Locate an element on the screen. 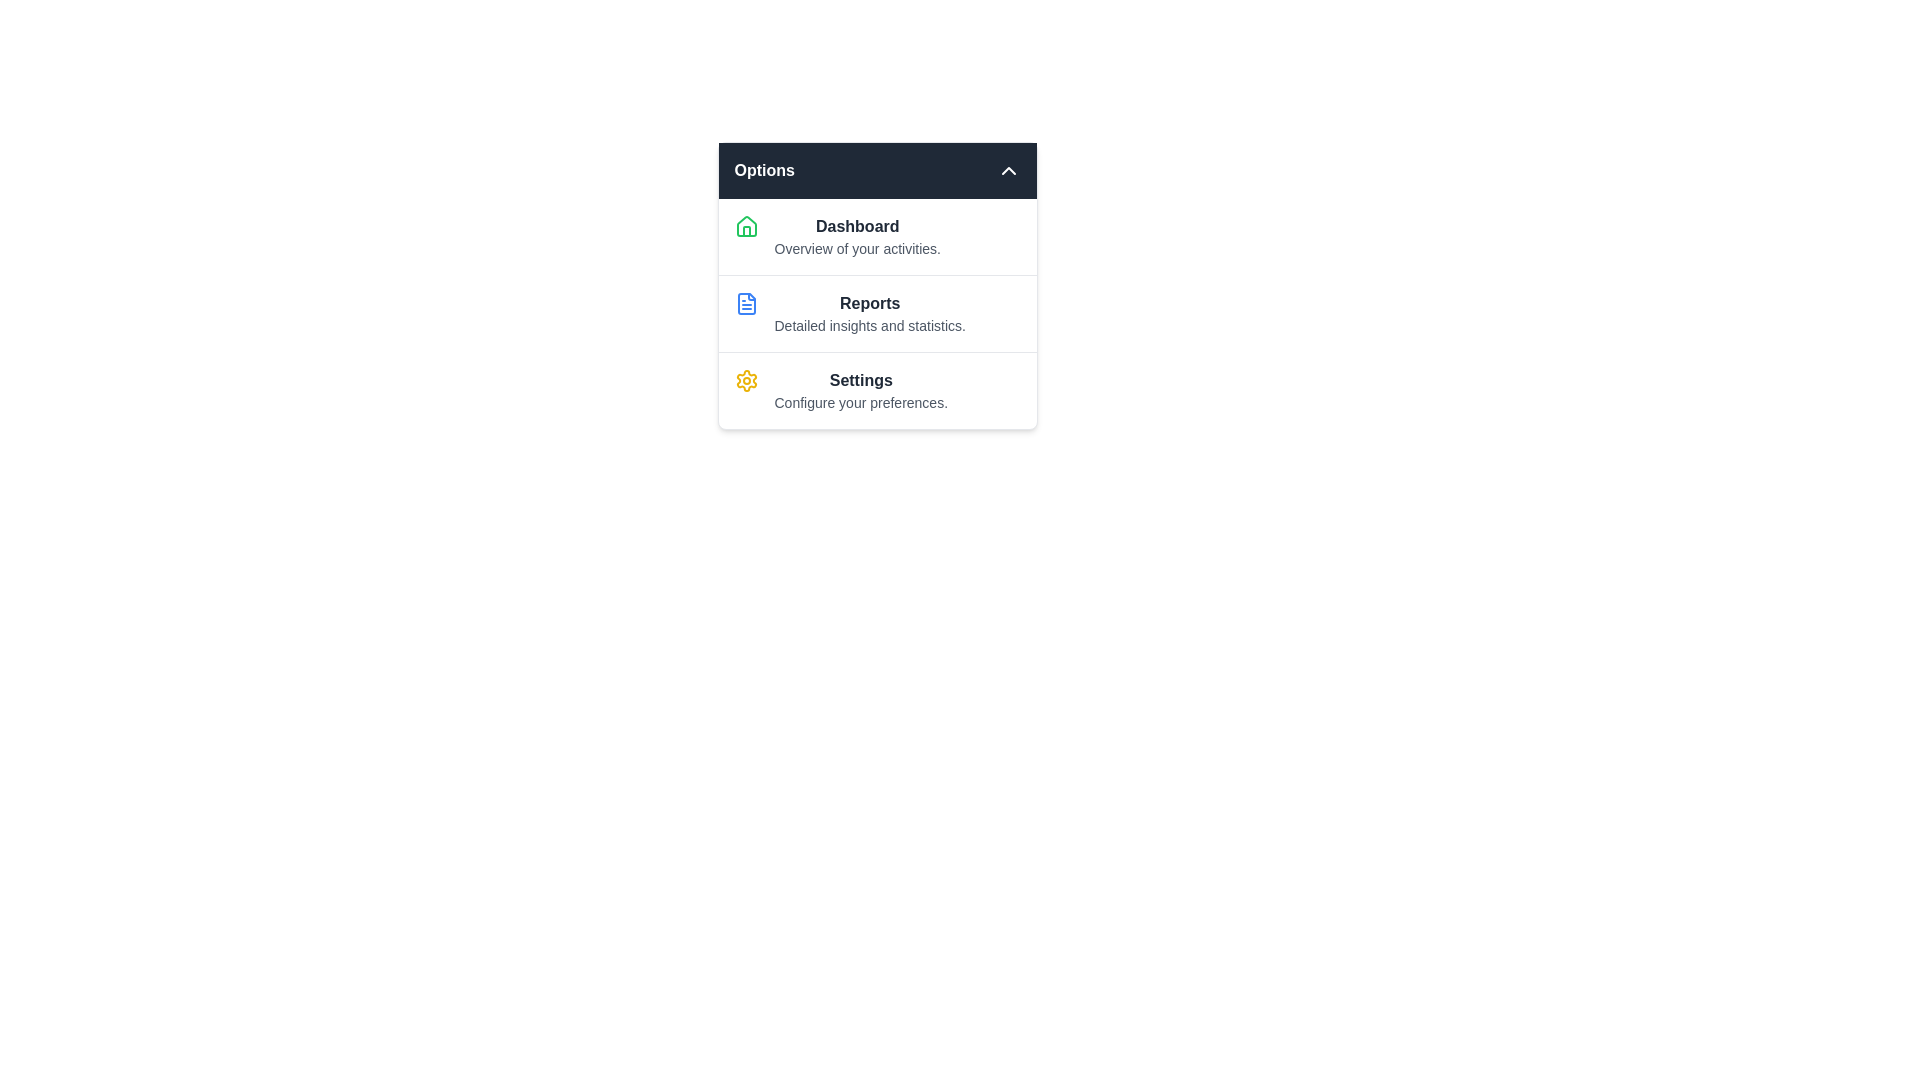 This screenshot has width=1920, height=1080. the 'Settings' icon located is located at coordinates (745, 381).